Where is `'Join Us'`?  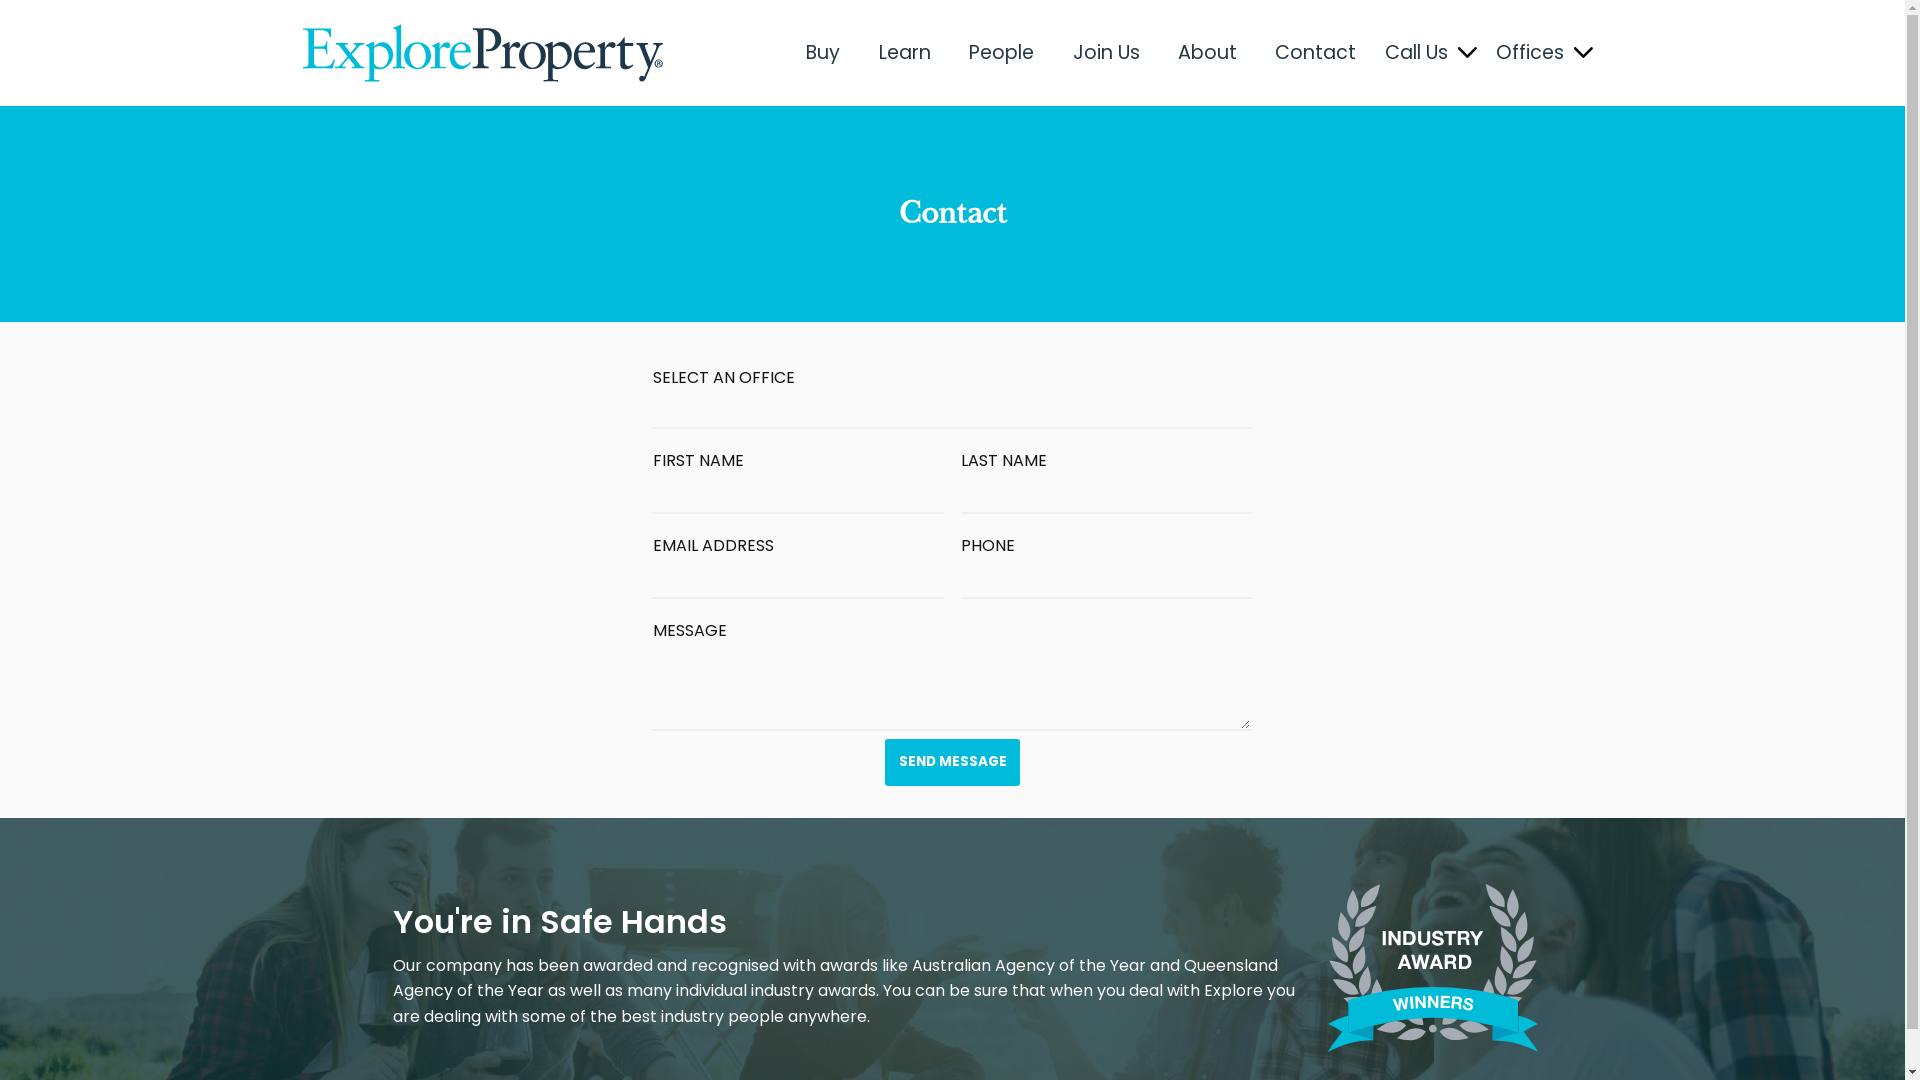
'Join Us' is located at coordinates (1051, 52).